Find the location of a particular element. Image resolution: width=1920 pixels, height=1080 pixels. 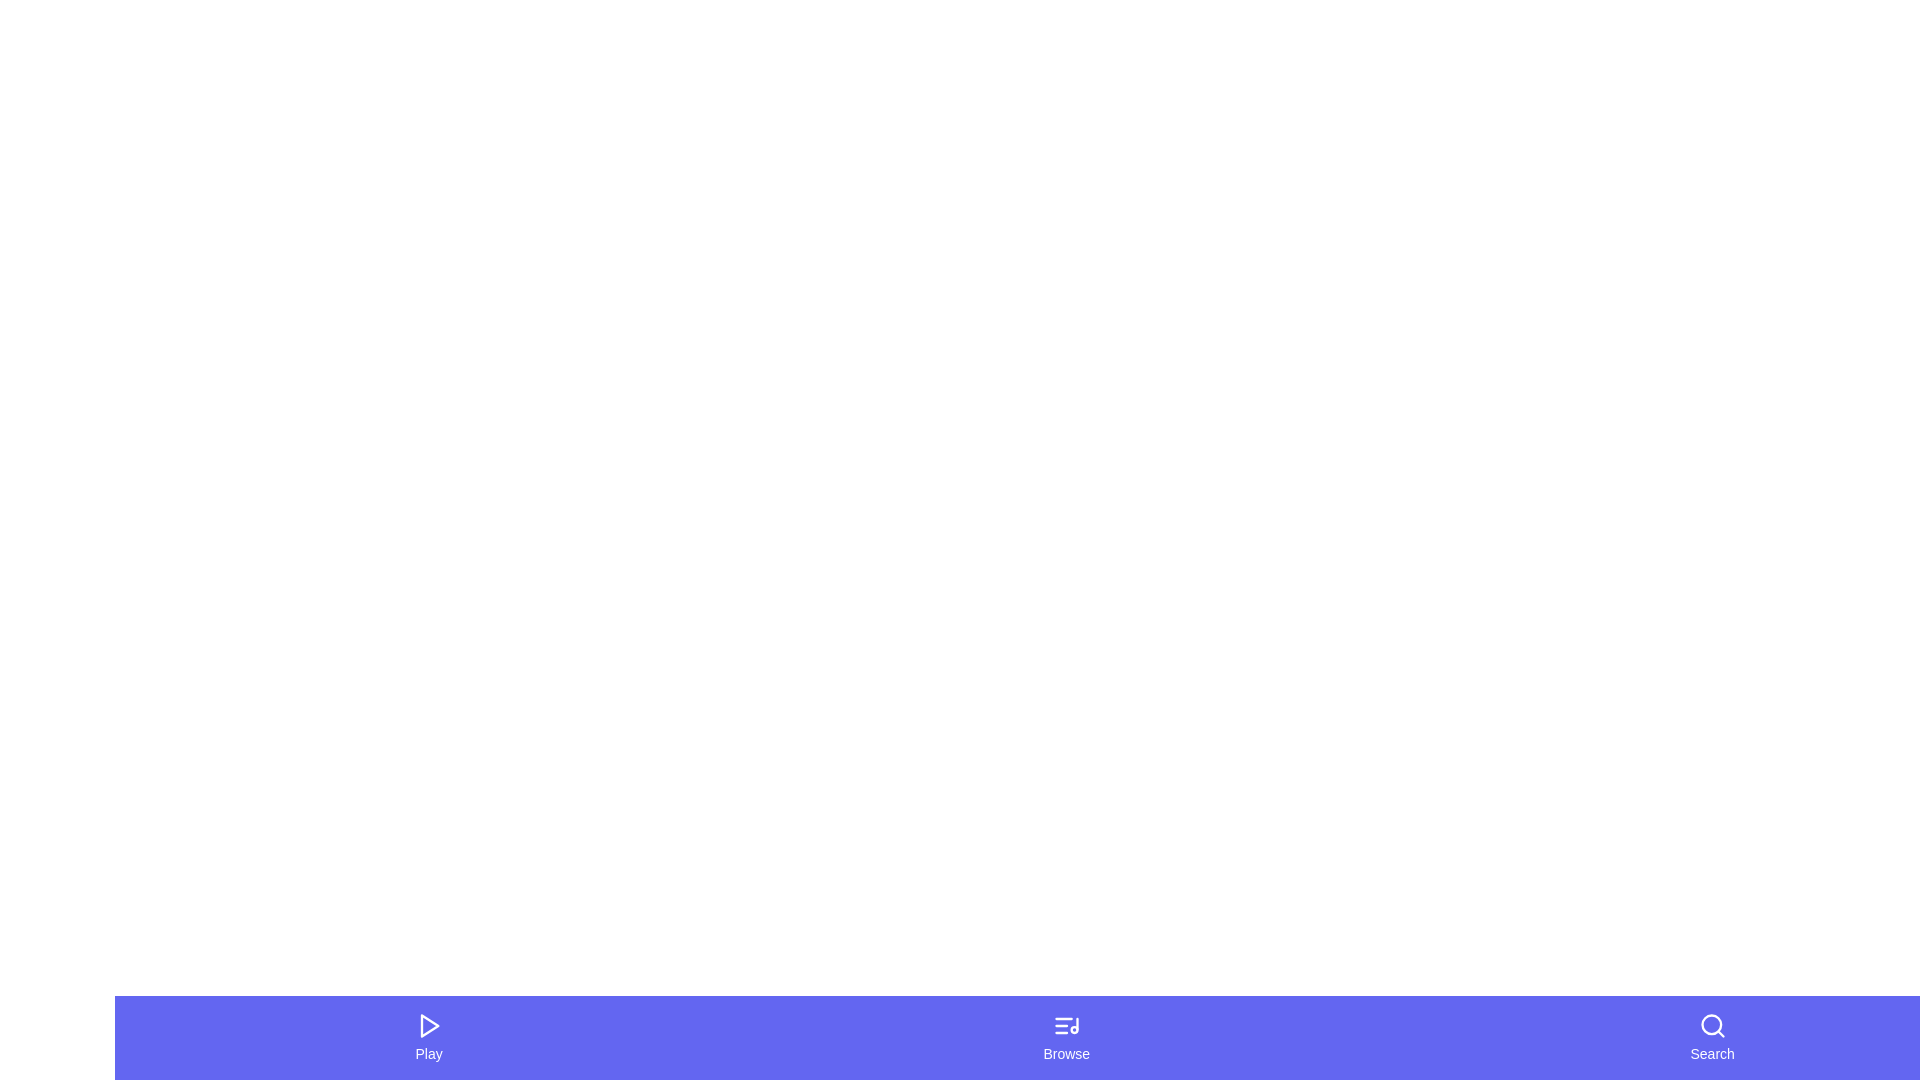

the Browse tab to activate it is located at coordinates (1064, 1036).